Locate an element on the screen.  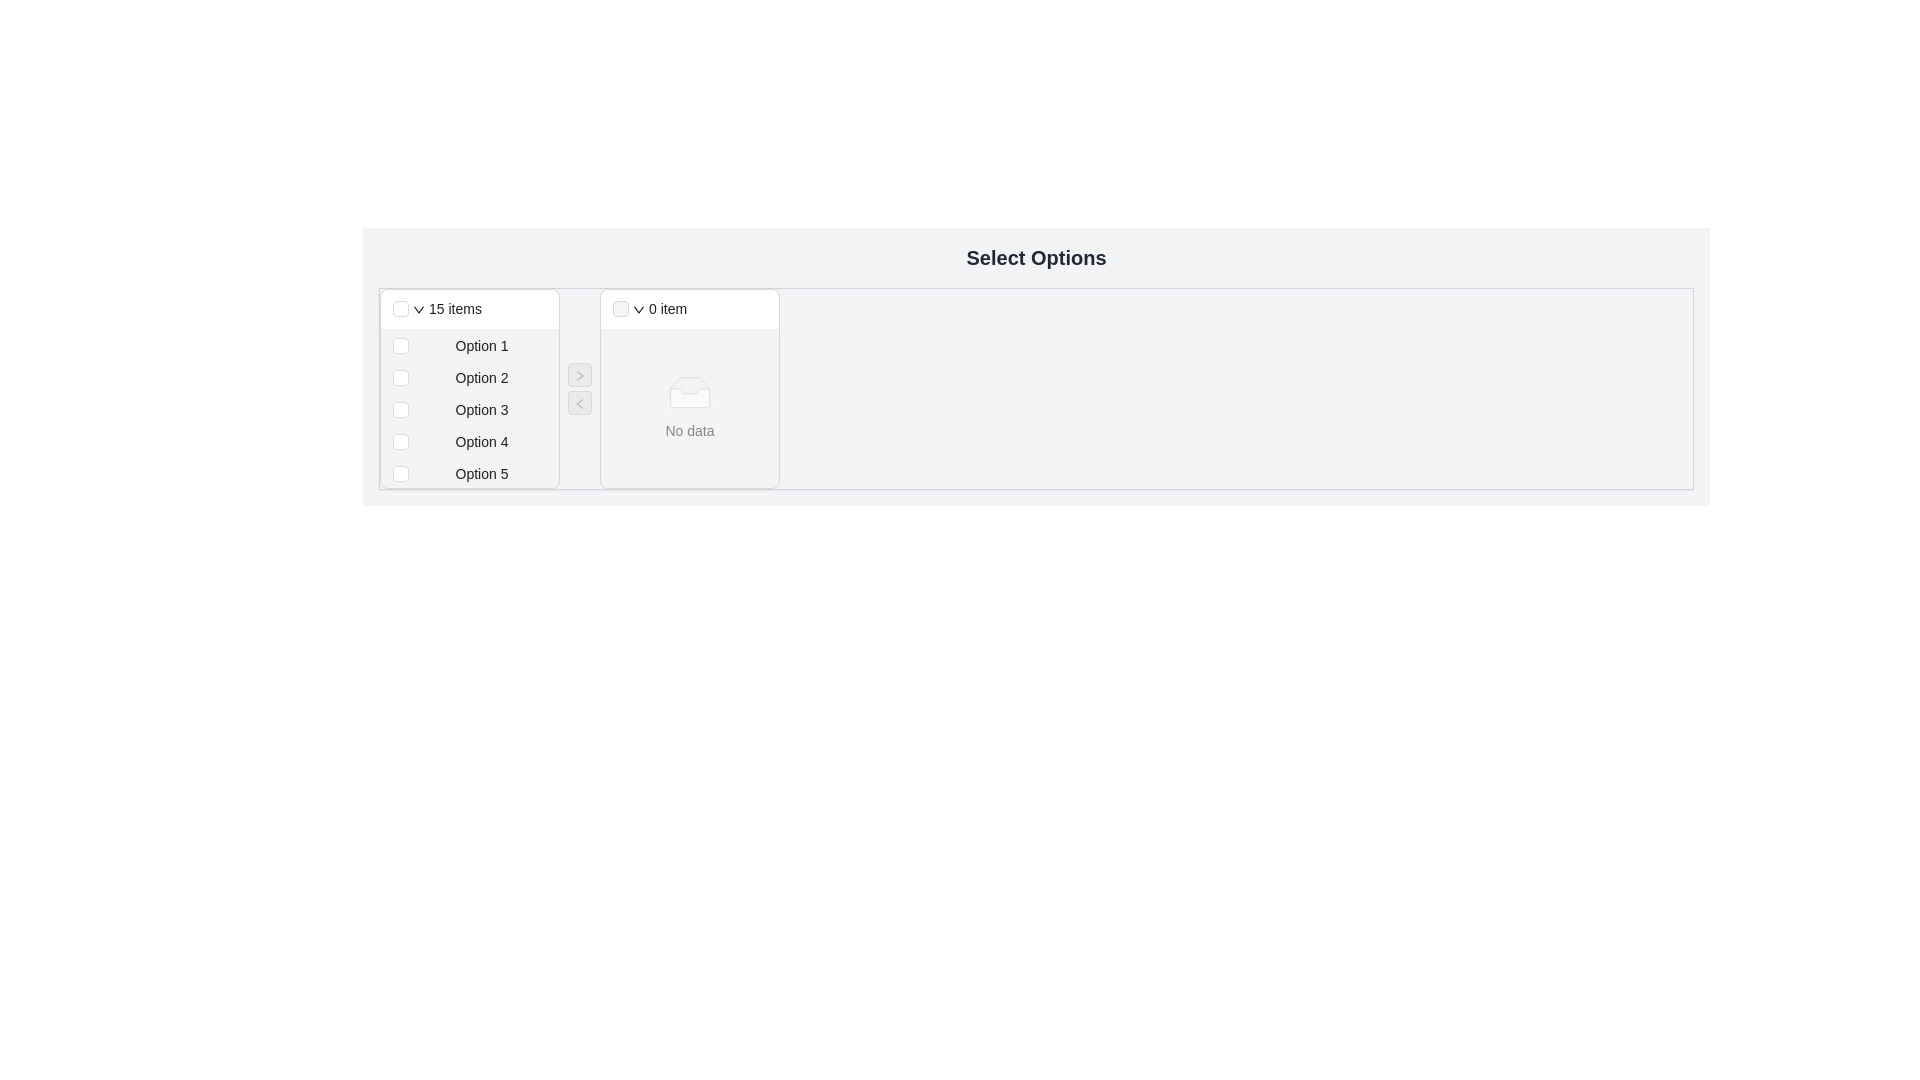
the checkbox associated with the 'Option 2' Selection List Item located beneath the header '15 items' in the left panel of the dual-panel interface is located at coordinates (469, 389).